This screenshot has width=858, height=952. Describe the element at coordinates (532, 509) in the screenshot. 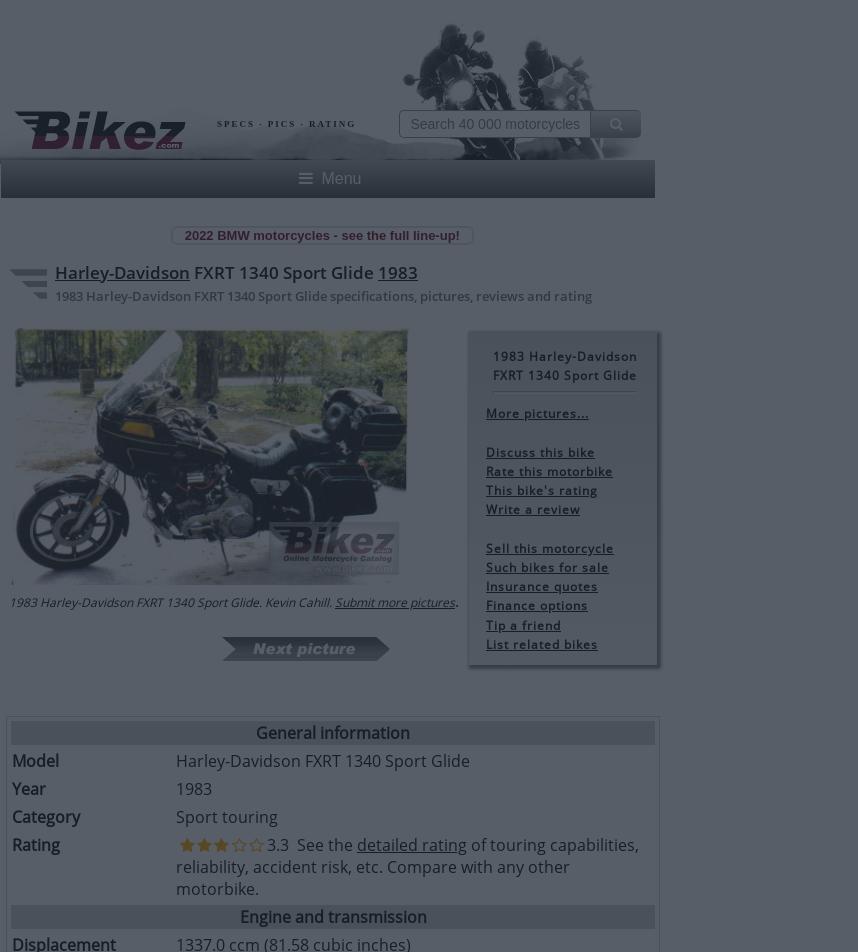

I see `'Write a review'` at that location.